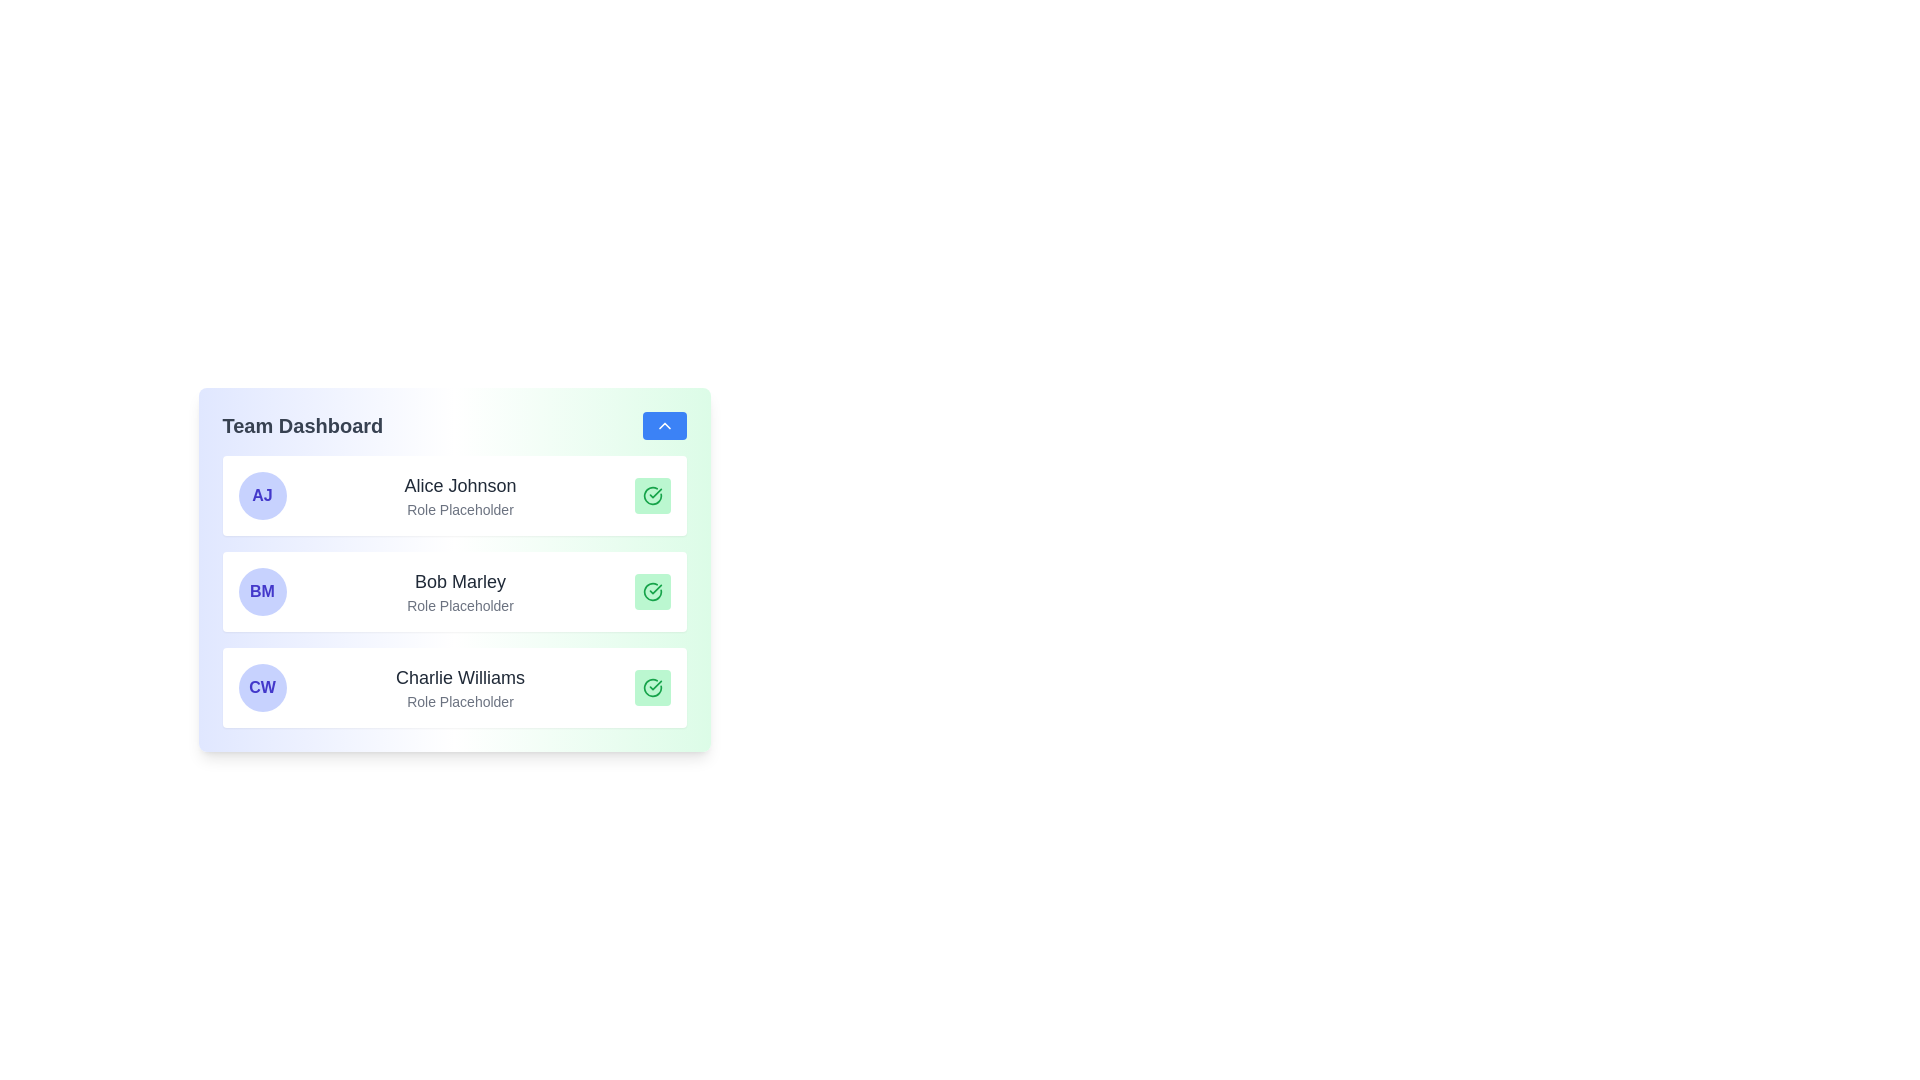 The height and width of the screenshot is (1080, 1920). What do you see at coordinates (652, 495) in the screenshot?
I see `the small green interactive badge with a checkmark symbol located in the top-right corner of the card labeled 'Alice Johnson' in the 'Team Dashboard' section` at bounding box center [652, 495].